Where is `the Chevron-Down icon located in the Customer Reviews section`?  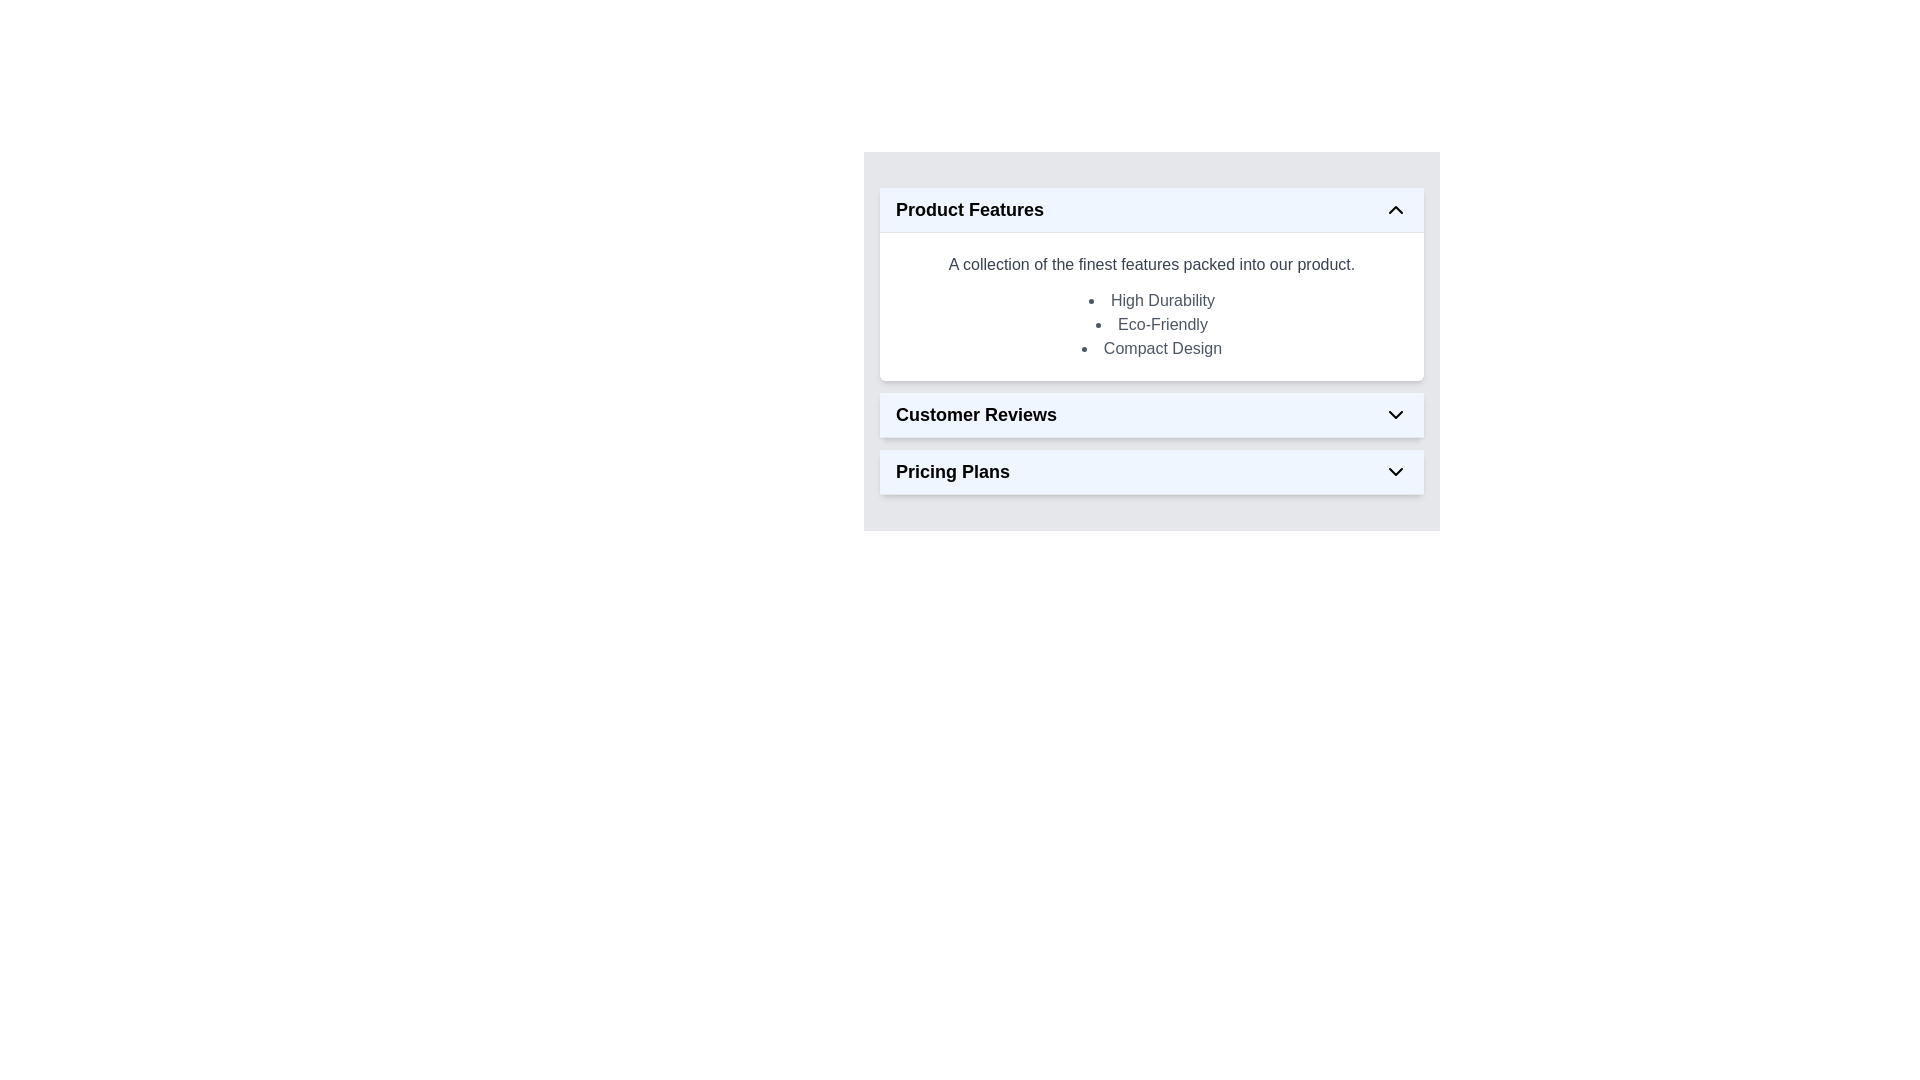 the Chevron-Down icon located in the Customer Reviews section is located at coordinates (1395, 414).